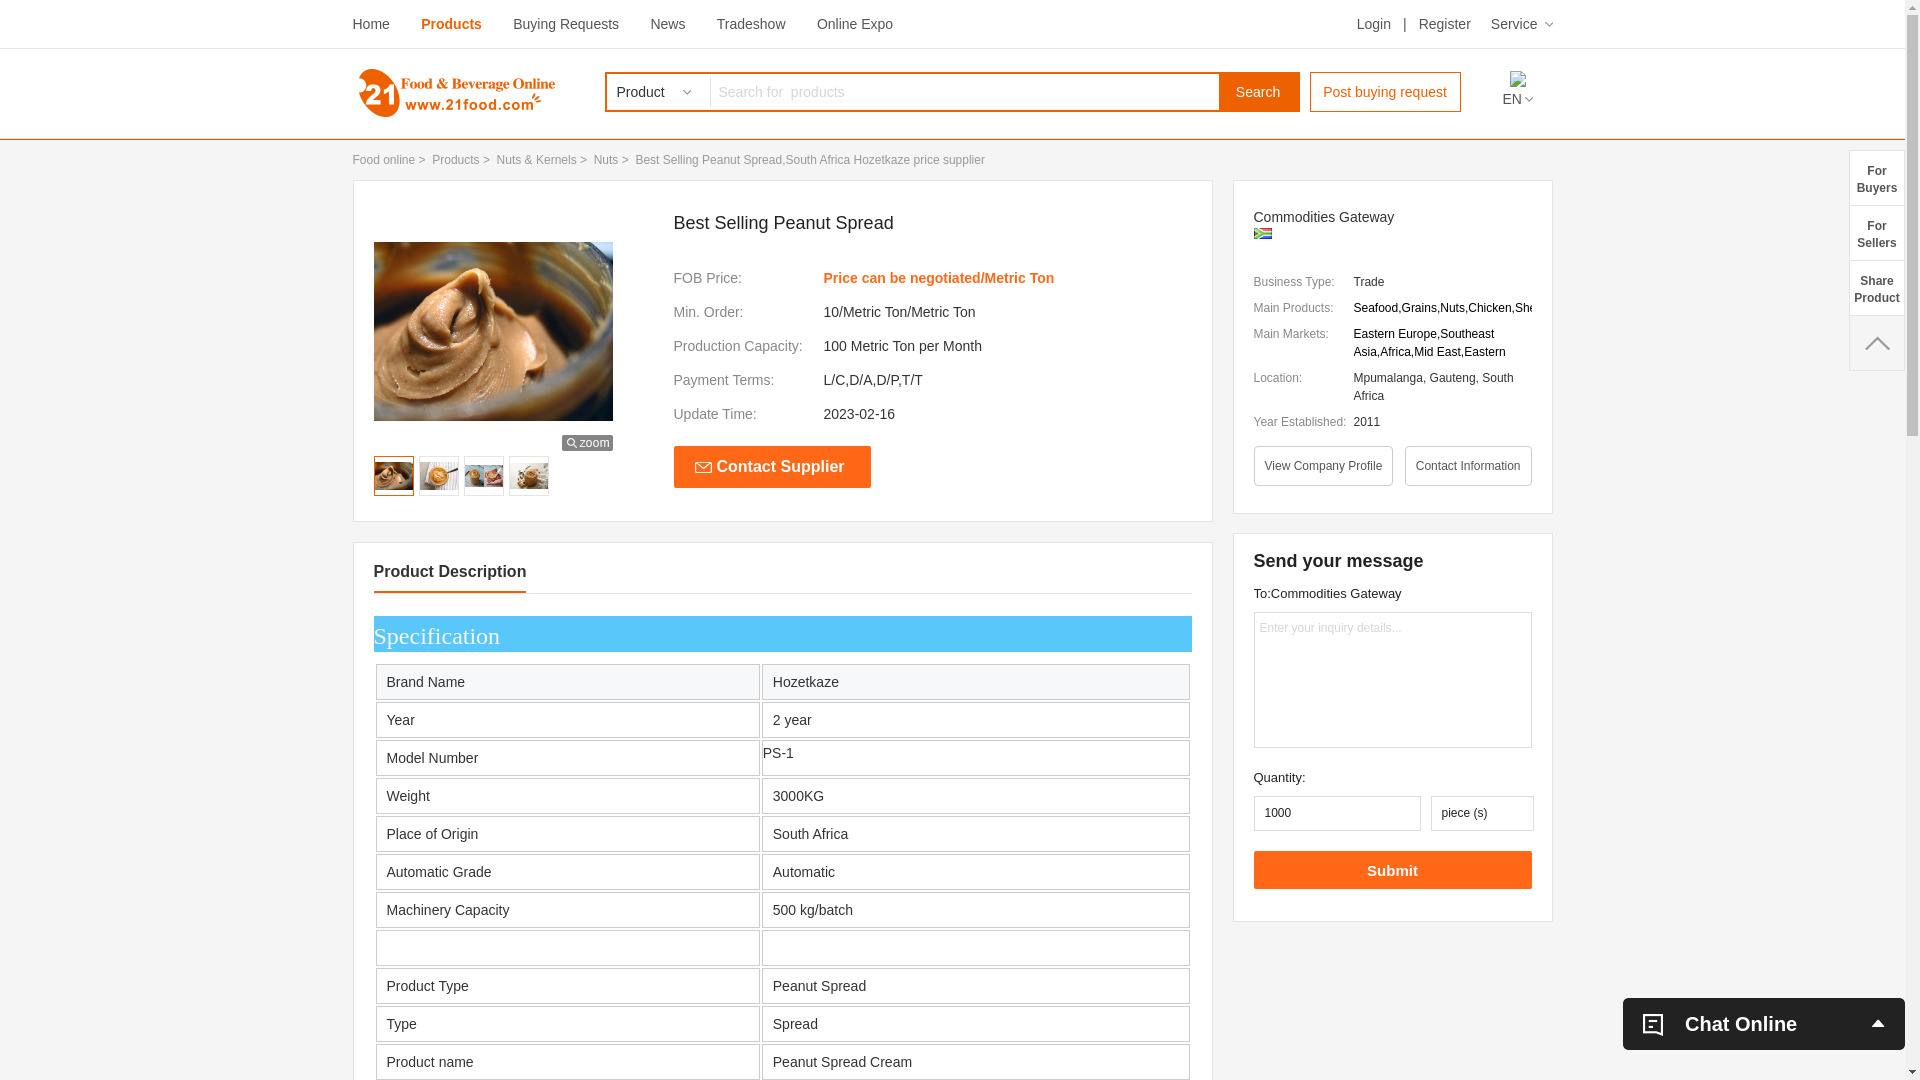  I want to click on 'Buying Requests', so click(565, 23).